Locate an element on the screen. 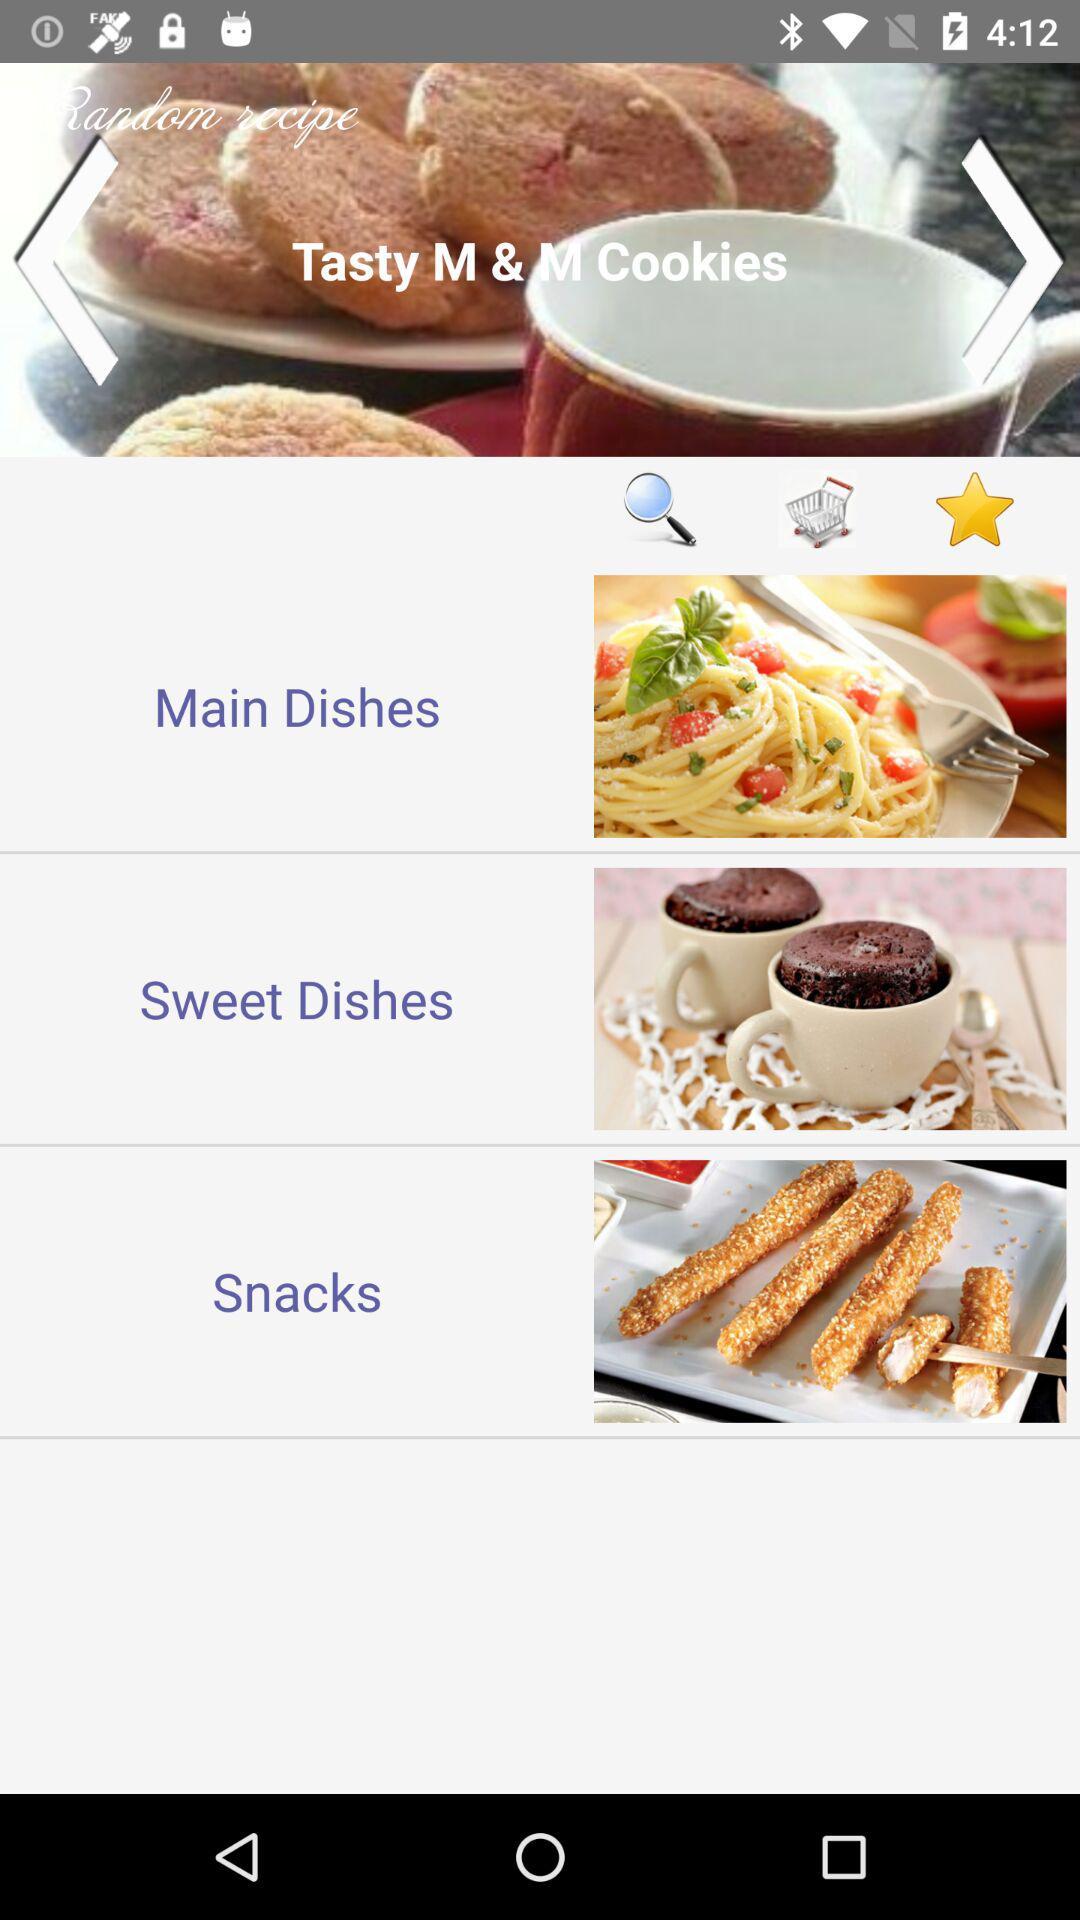 The image size is (1080, 1920). snacks at the bottom left corner is located at coordinates (297, 1291).